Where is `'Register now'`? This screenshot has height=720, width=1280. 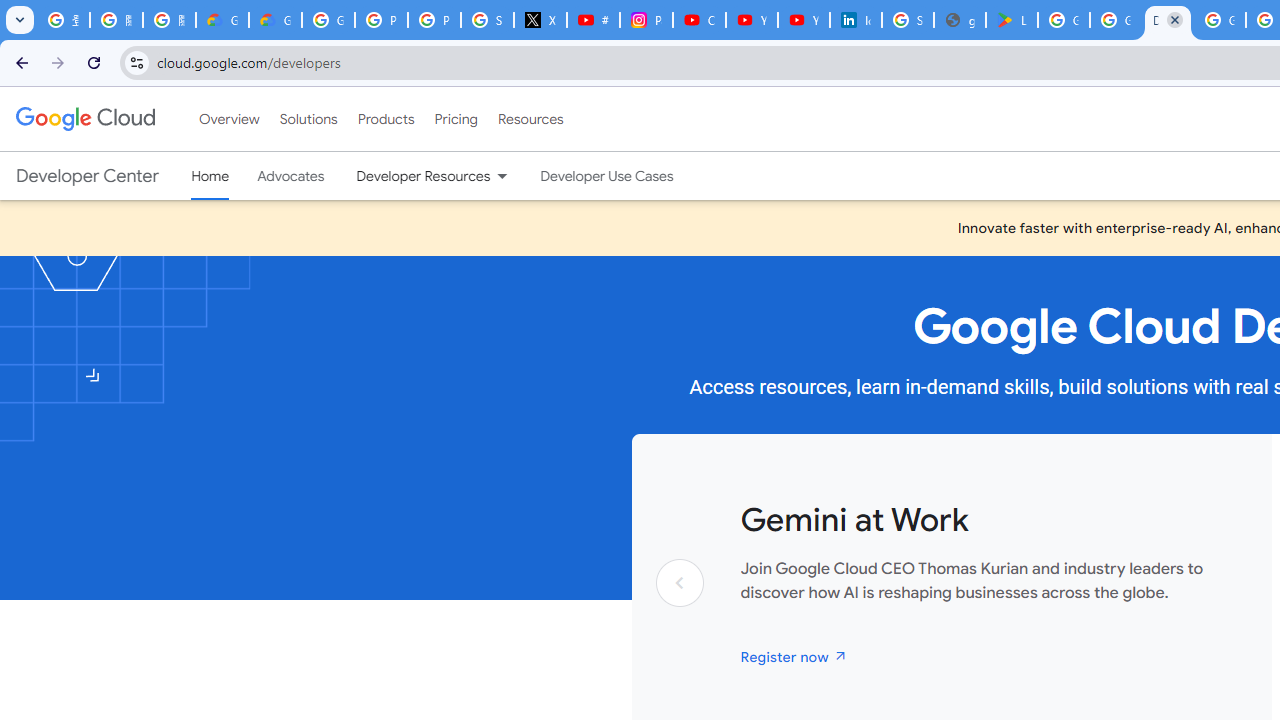
'Register now' is located at coordinates (793, 656).